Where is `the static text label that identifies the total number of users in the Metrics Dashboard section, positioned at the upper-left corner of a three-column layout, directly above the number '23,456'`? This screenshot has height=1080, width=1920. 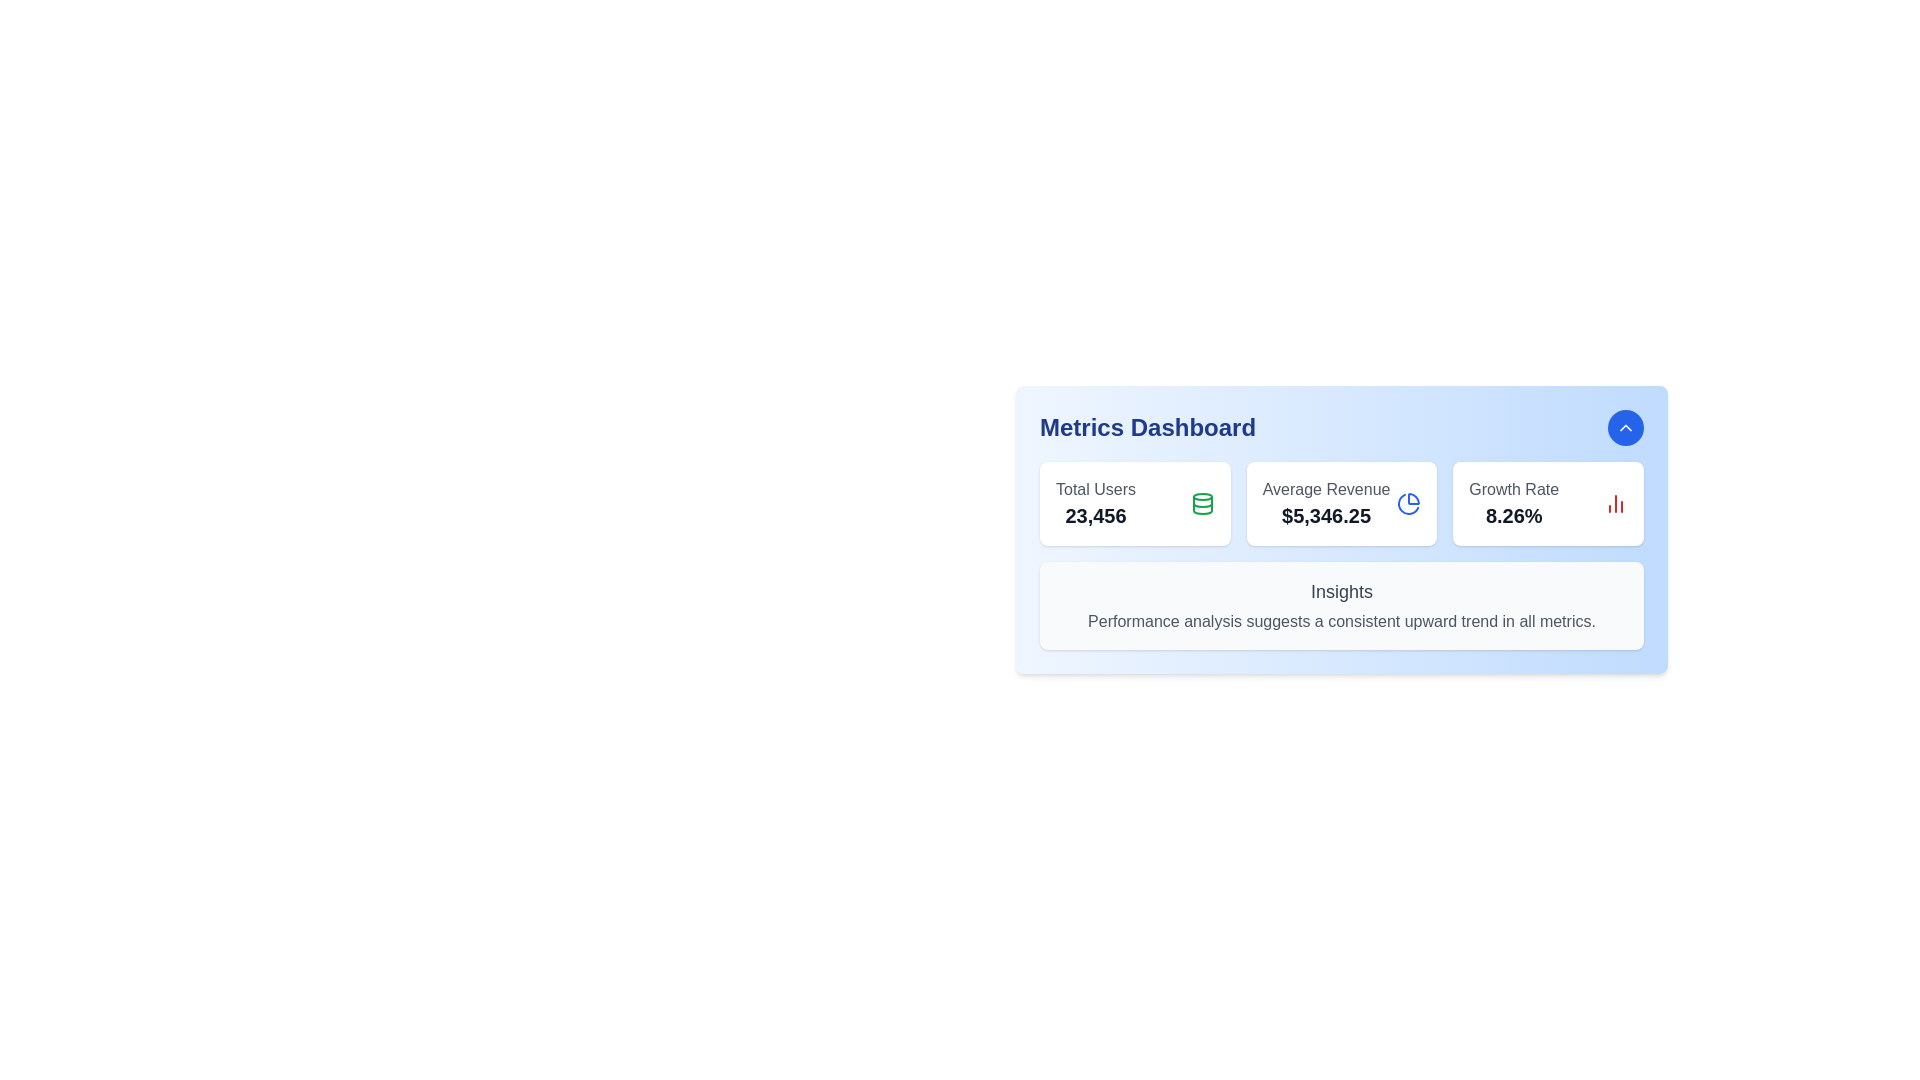 the static text label that identifies the total number of users in the Metrics Dashboard section, positioned at the upper-left corner of a three-column layout, directly above the number '23,456' is located at coordinates (1094, 489).